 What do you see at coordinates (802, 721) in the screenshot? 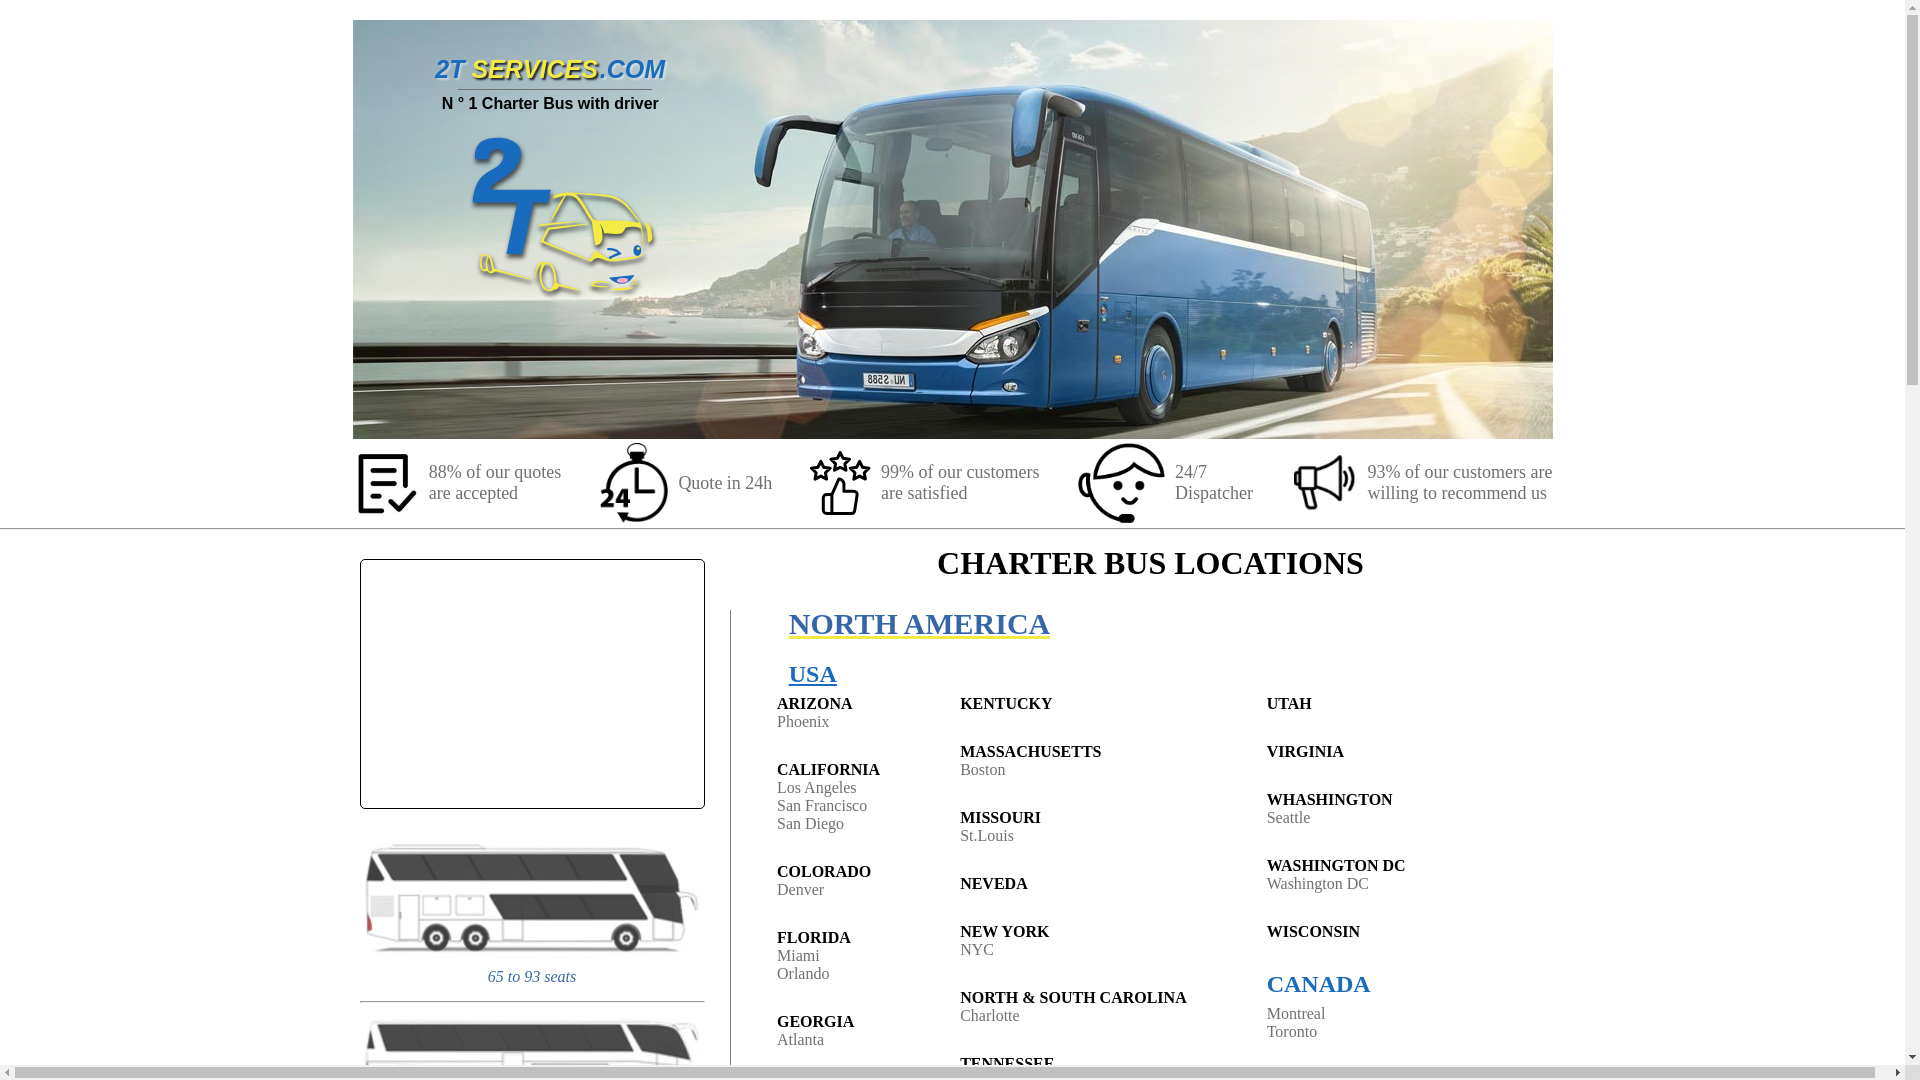
I see `'Phoenix'` at bounding box center [802, 721].